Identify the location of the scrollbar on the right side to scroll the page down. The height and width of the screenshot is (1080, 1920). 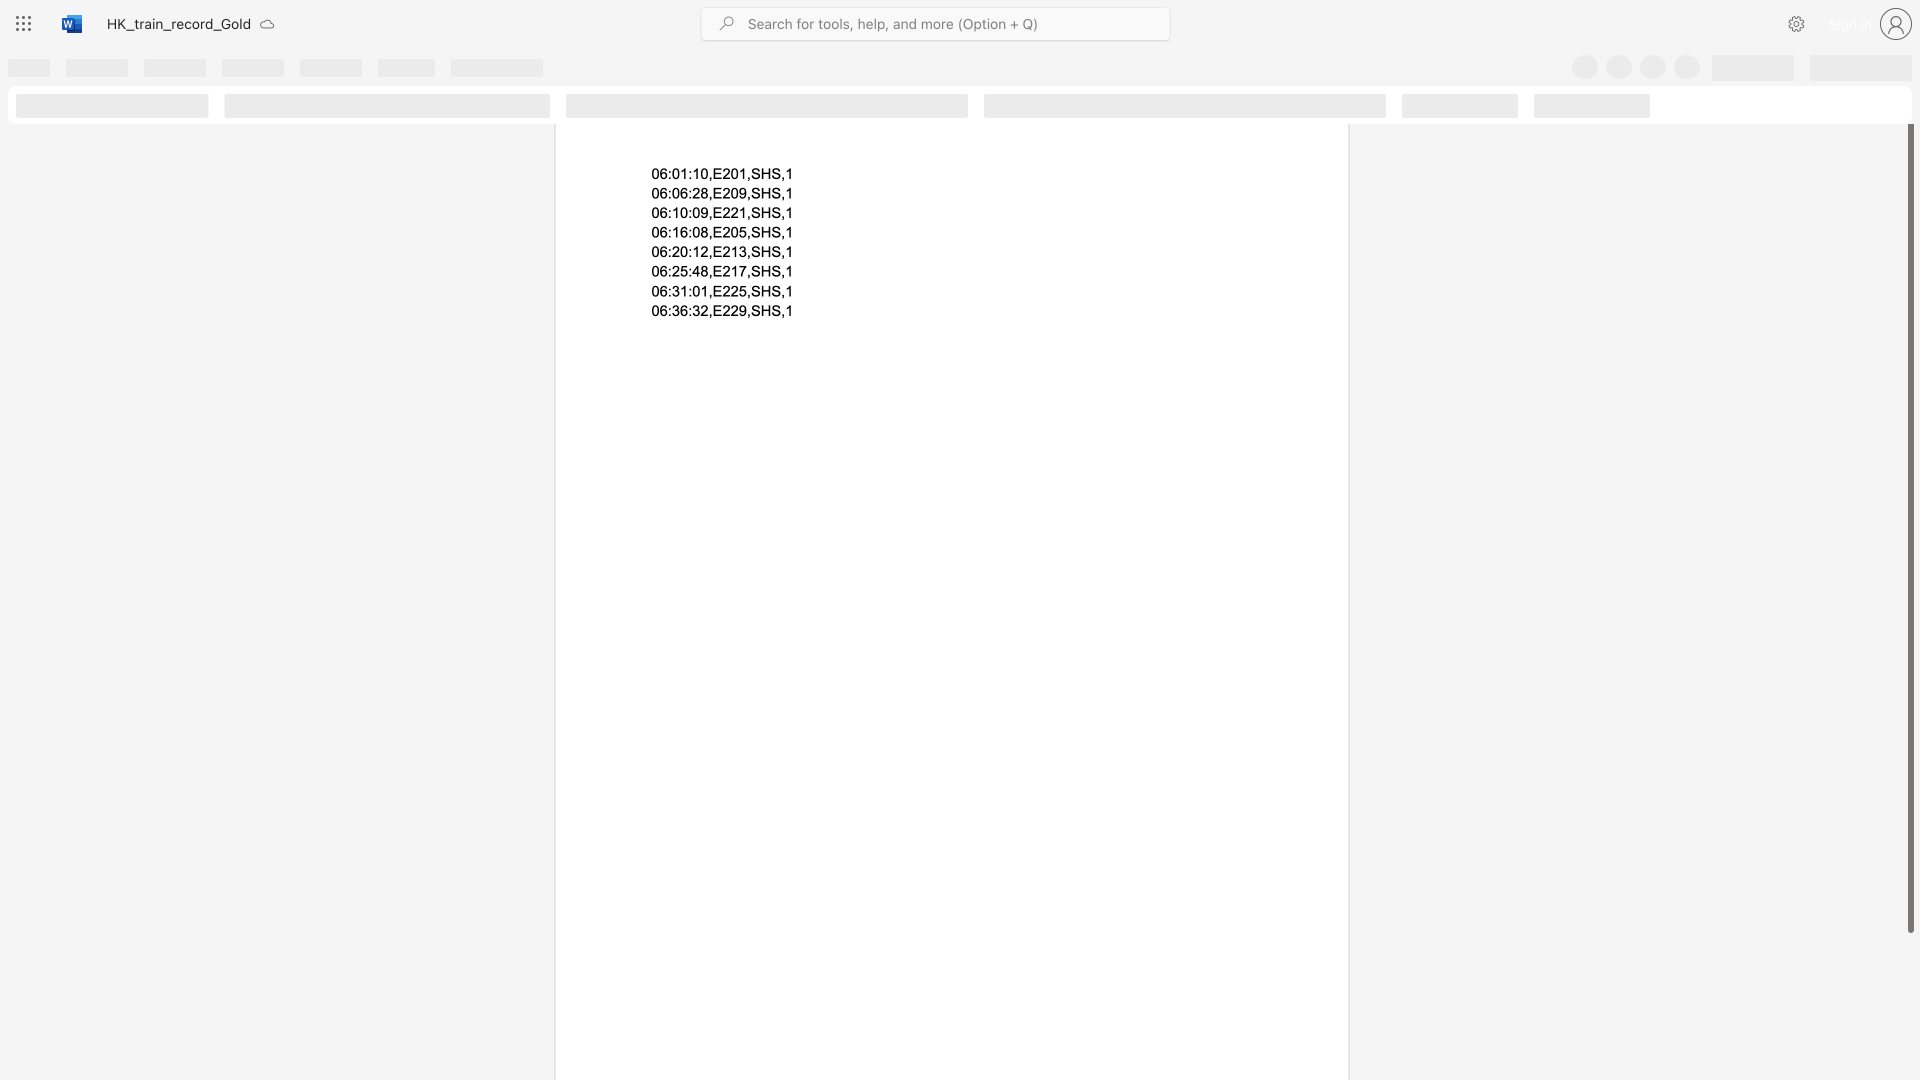
(1909, 1059).